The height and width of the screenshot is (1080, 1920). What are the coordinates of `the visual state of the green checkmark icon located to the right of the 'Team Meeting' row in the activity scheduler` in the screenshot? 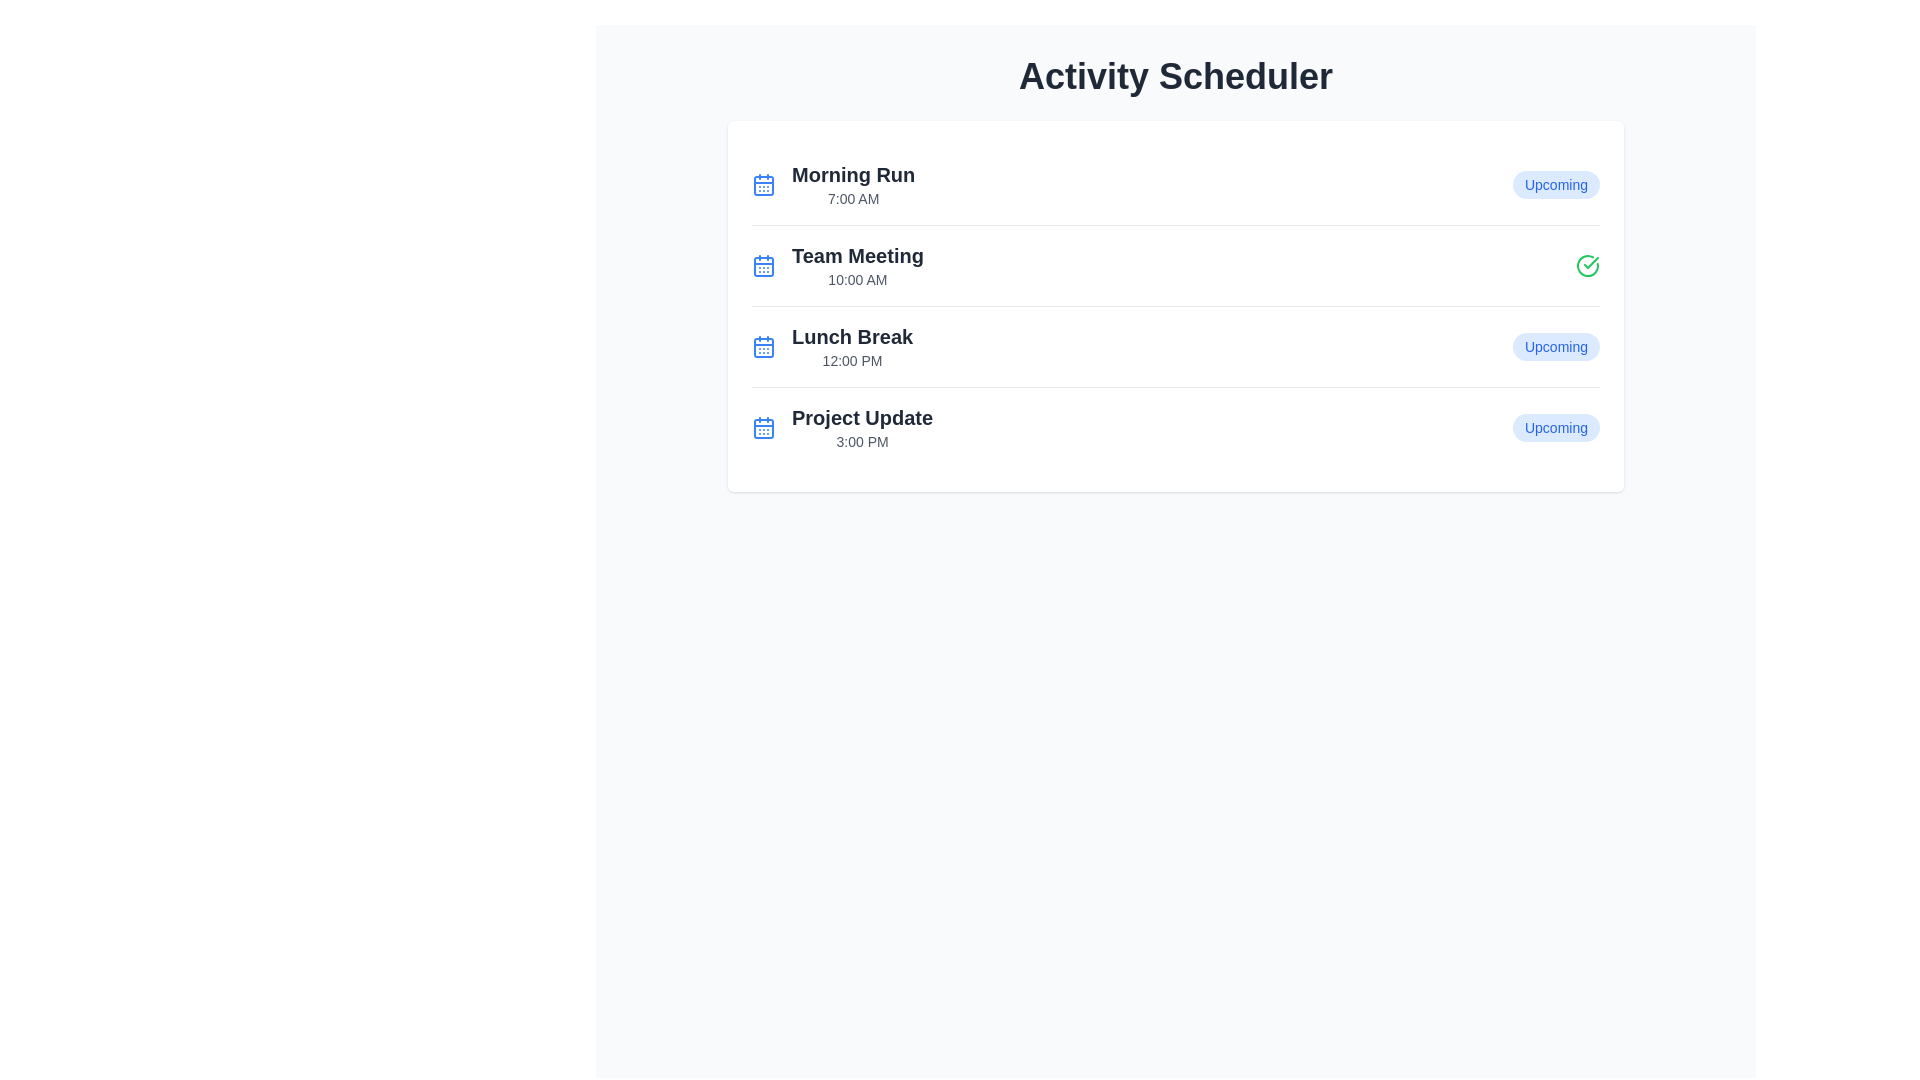 It's located at (1590, 261).